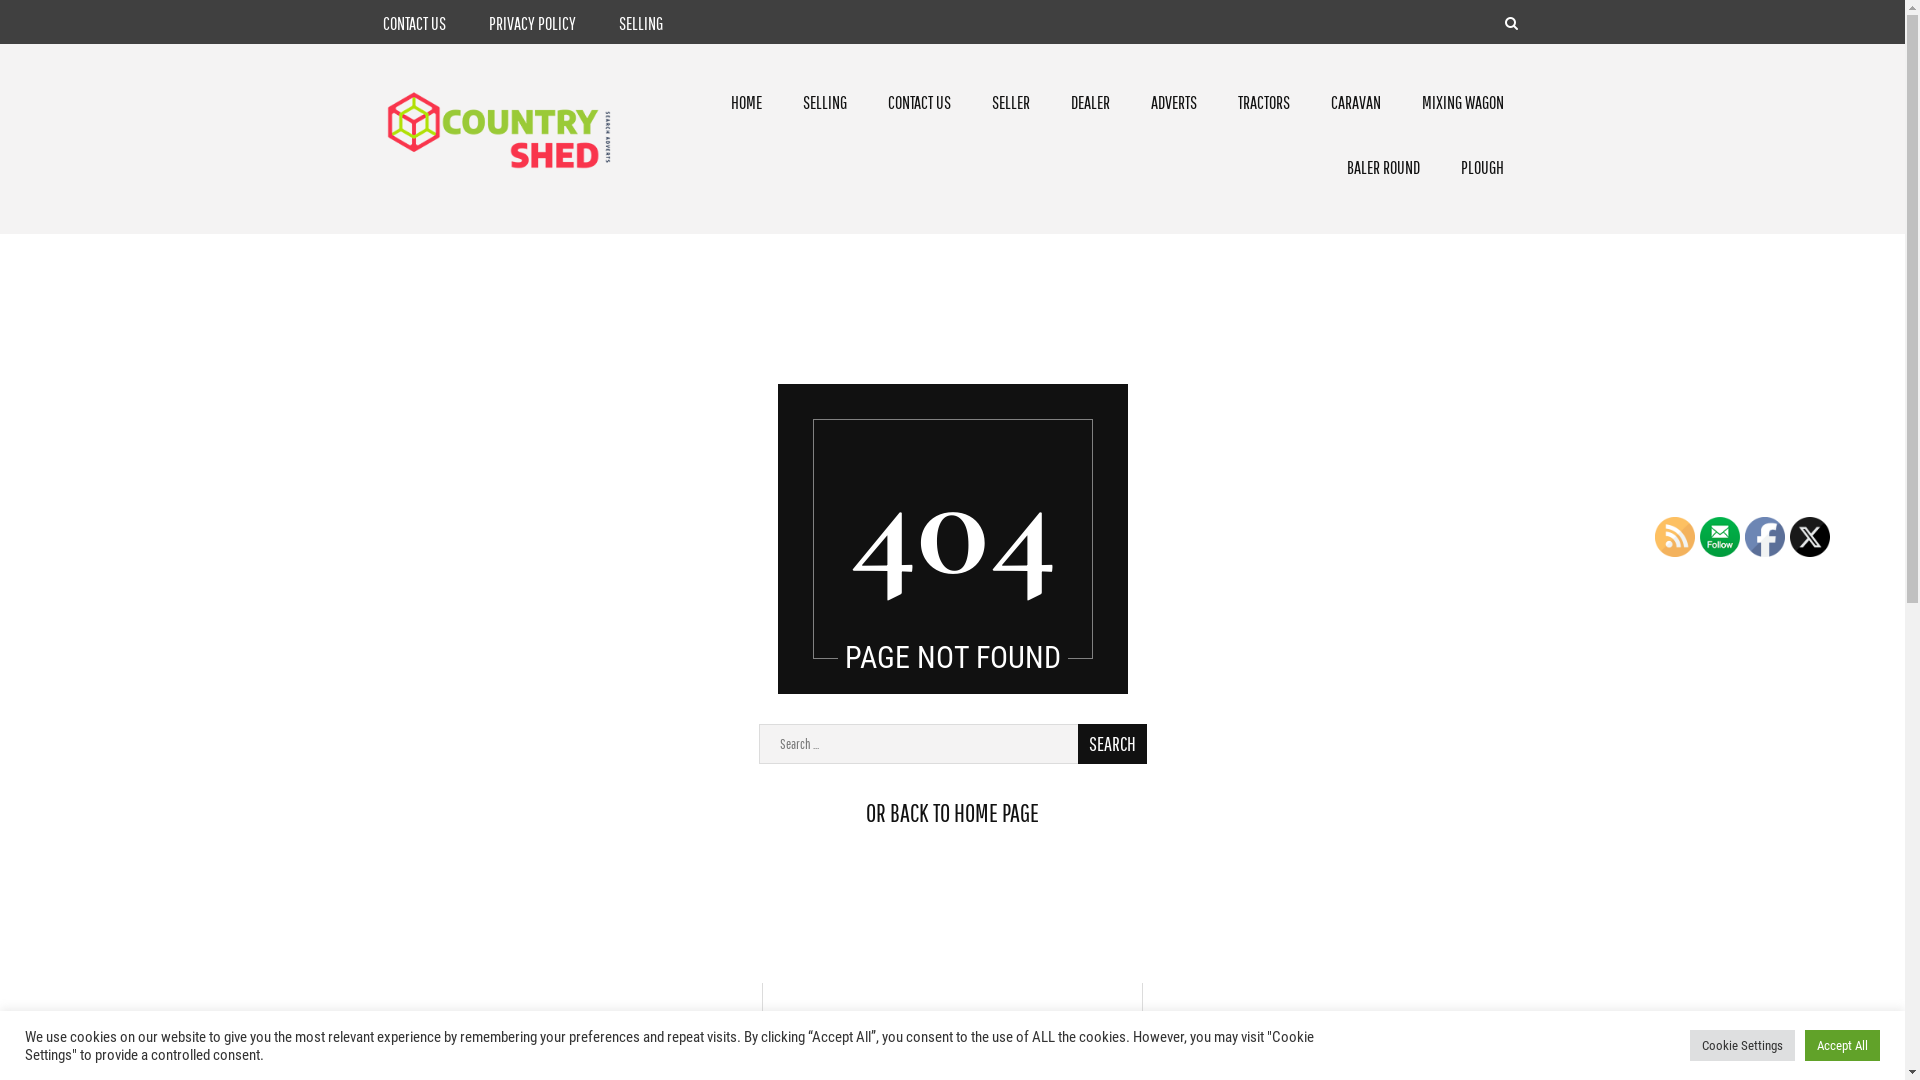 The width and height of the screenshot is (1920, 1080). Describe the element at coordinates (1261, 102) in the screenshot. I see `'TRACTORS'` at that location.